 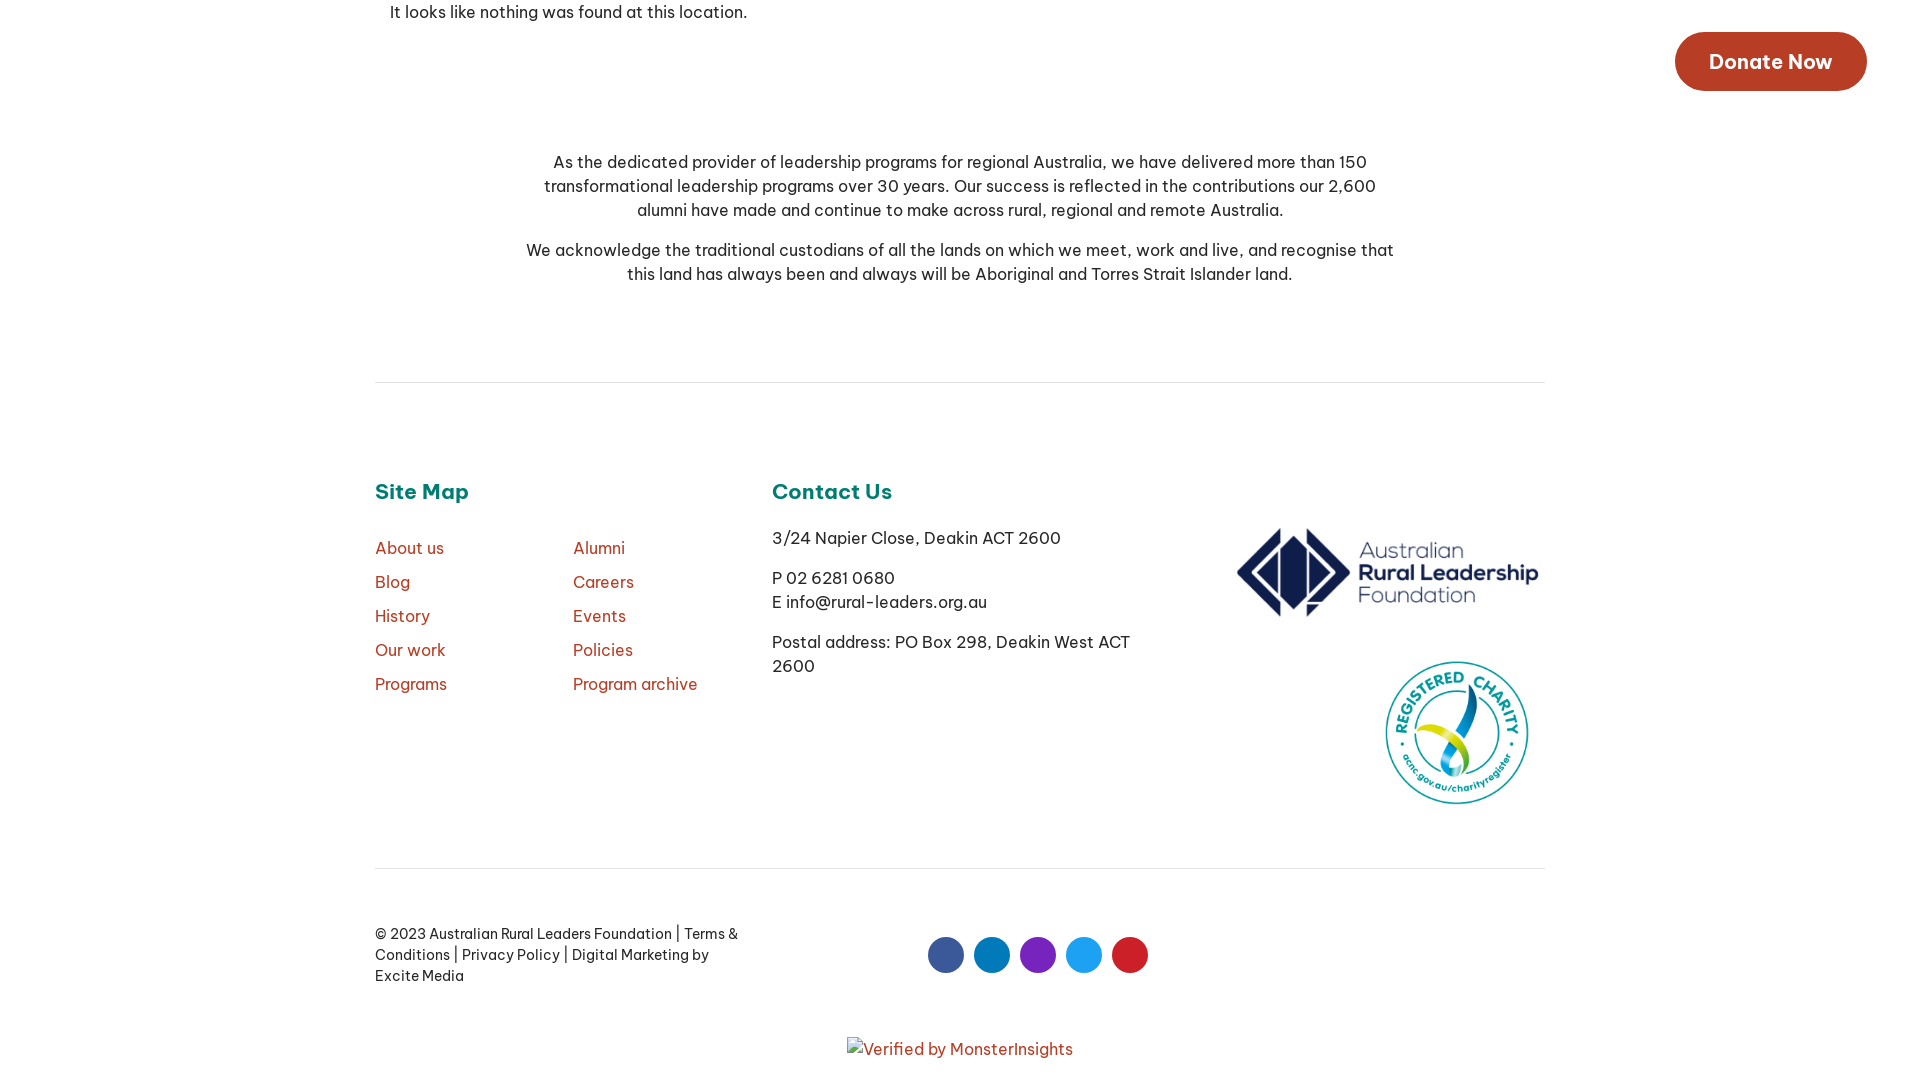 What do you see at coordinates (463, 650) in the screenshot?
I see `'Our work'` at bounding box center [463, 650].